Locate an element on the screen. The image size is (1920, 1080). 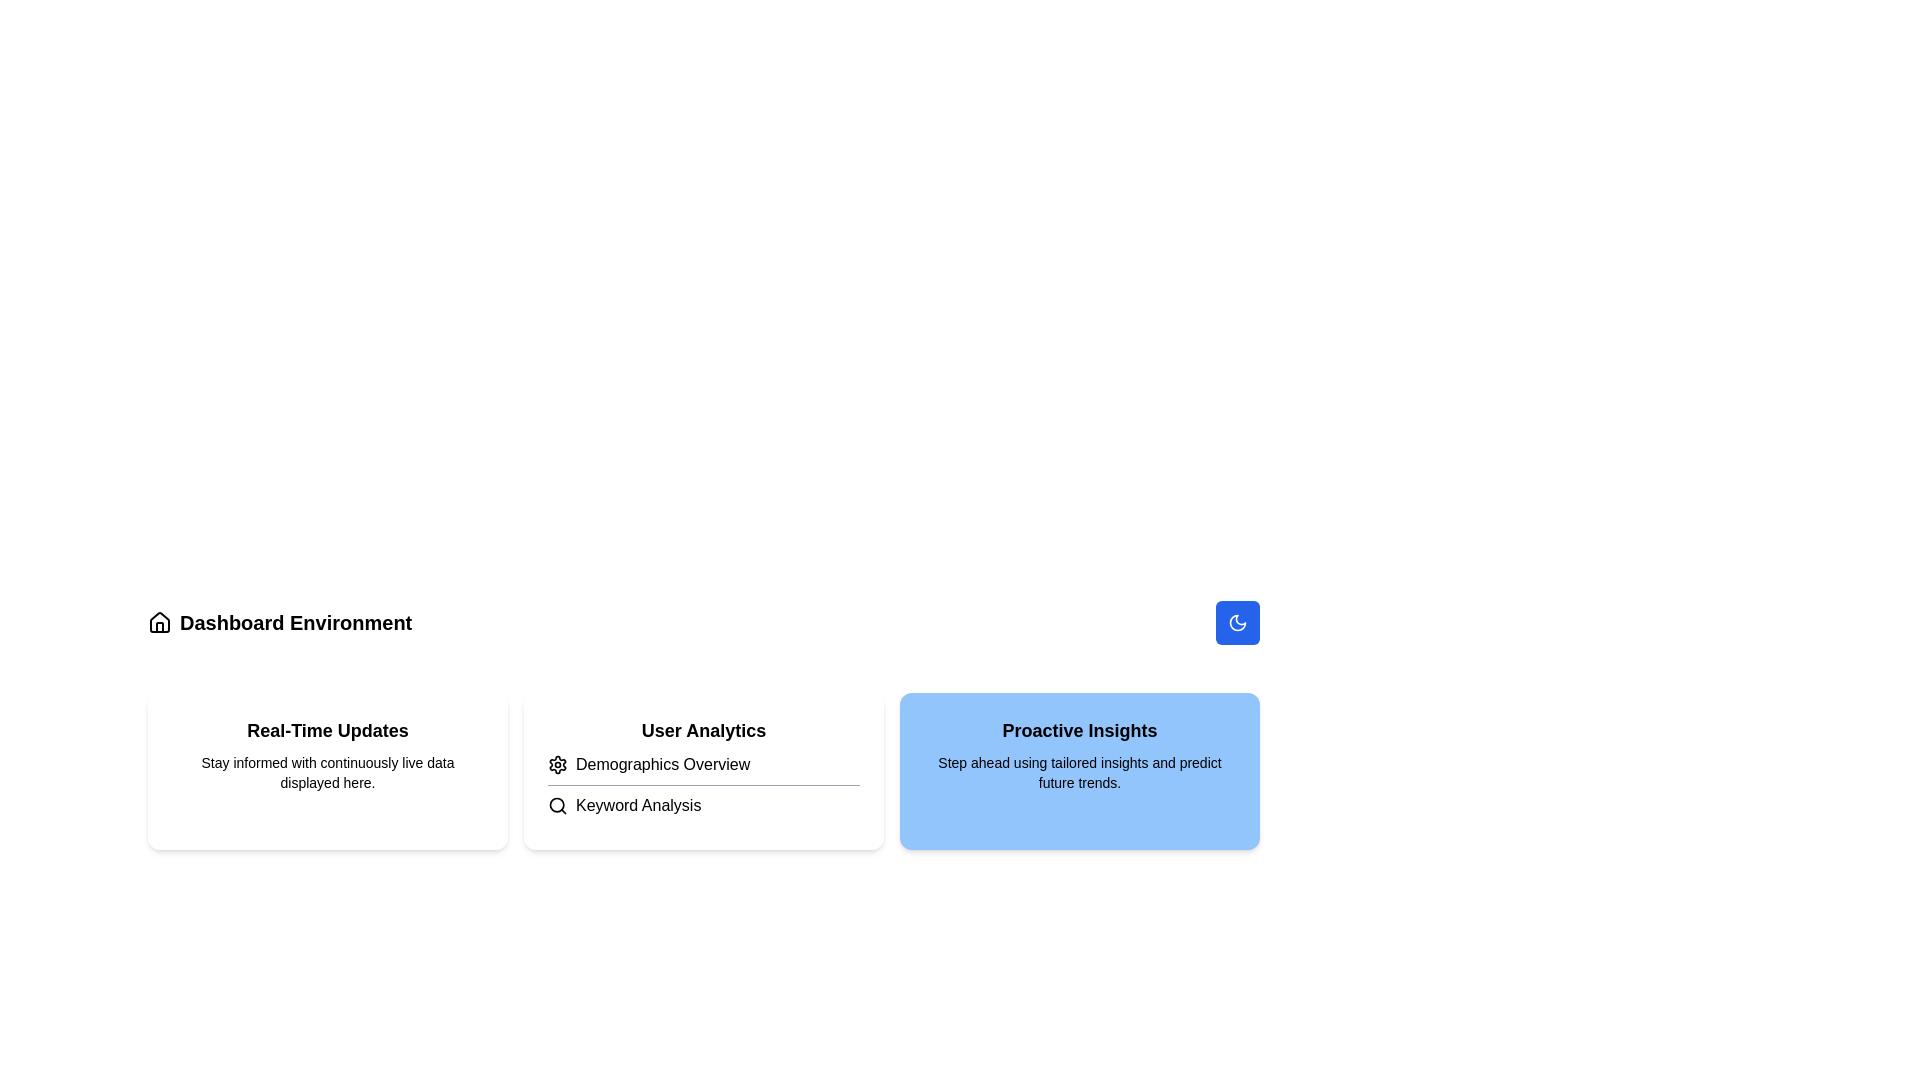
displayed information from the 'Real-Time Updates' informational card, which is the first card in a three-card grid layout with a light gray background and rounded corners is located at coordinates (327, 770).